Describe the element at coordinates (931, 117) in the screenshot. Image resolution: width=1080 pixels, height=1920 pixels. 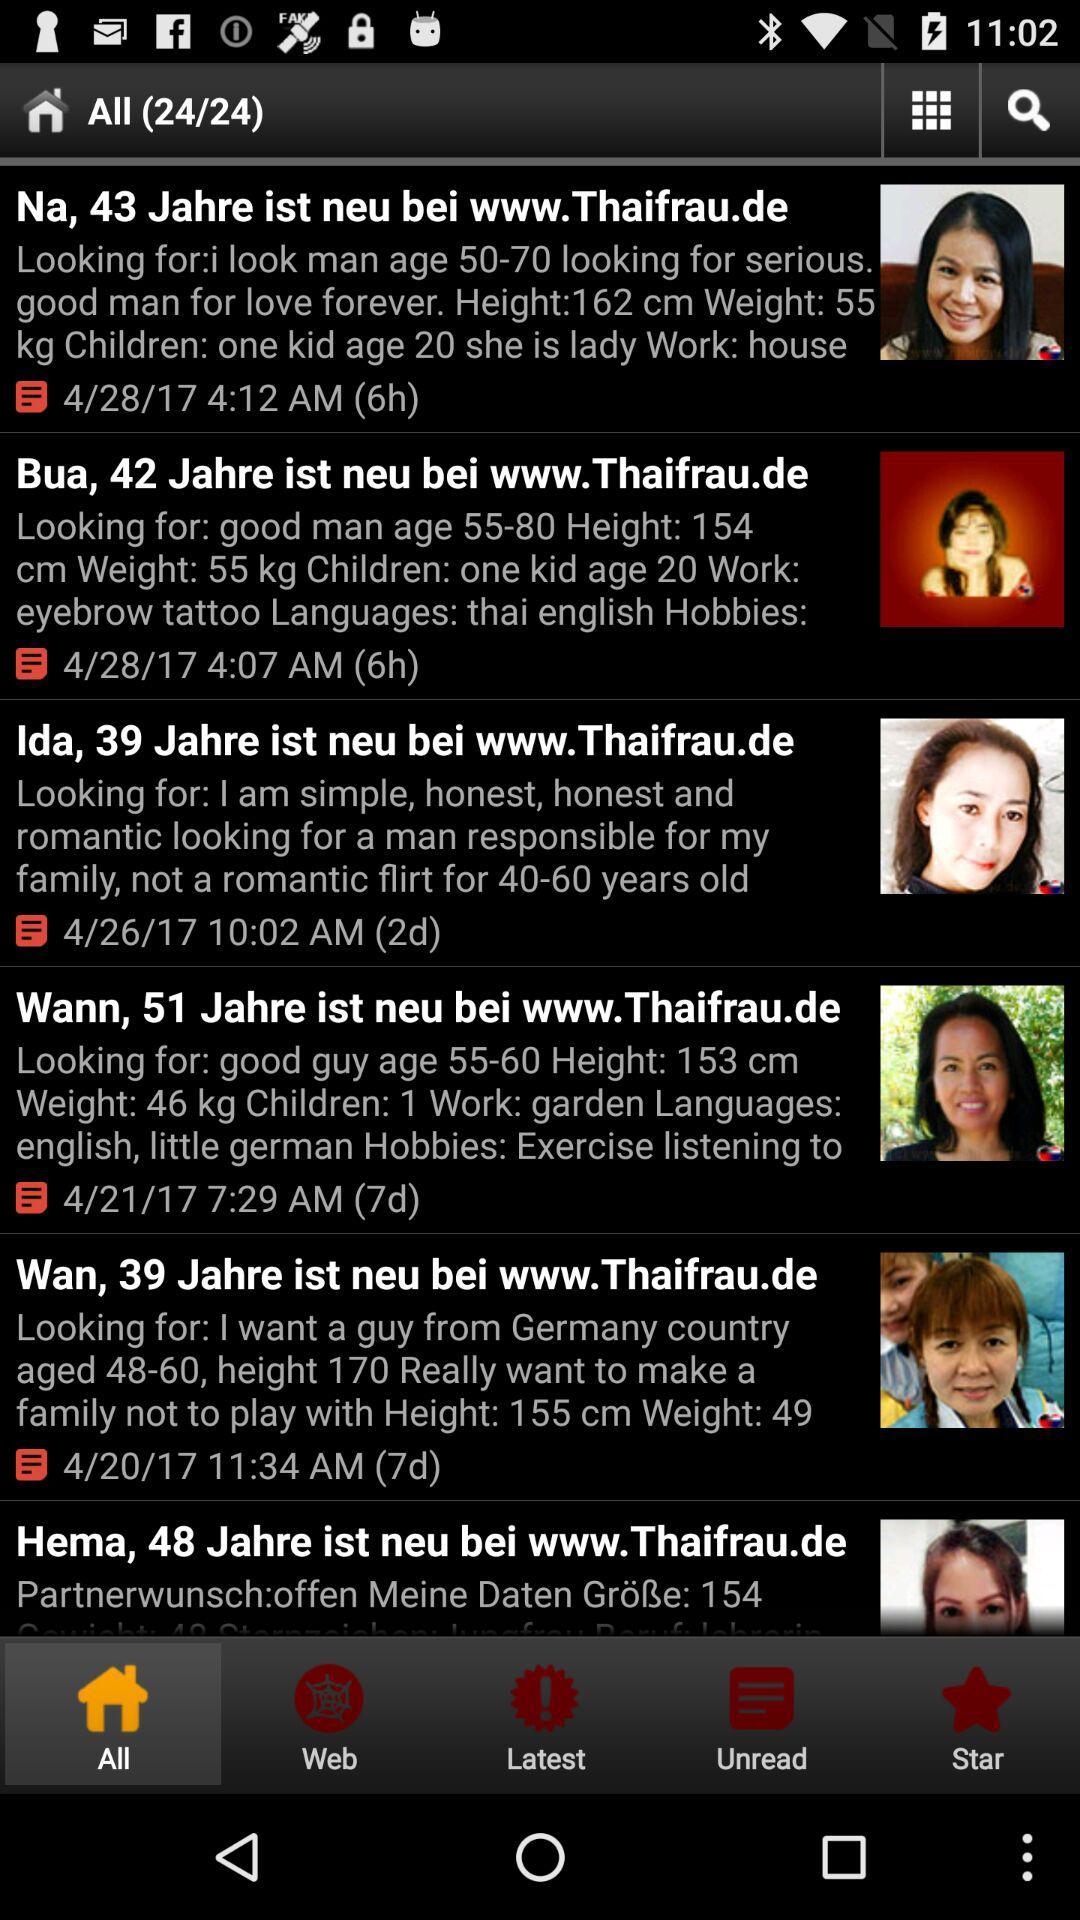
I see `the dashboard icon` at that location.